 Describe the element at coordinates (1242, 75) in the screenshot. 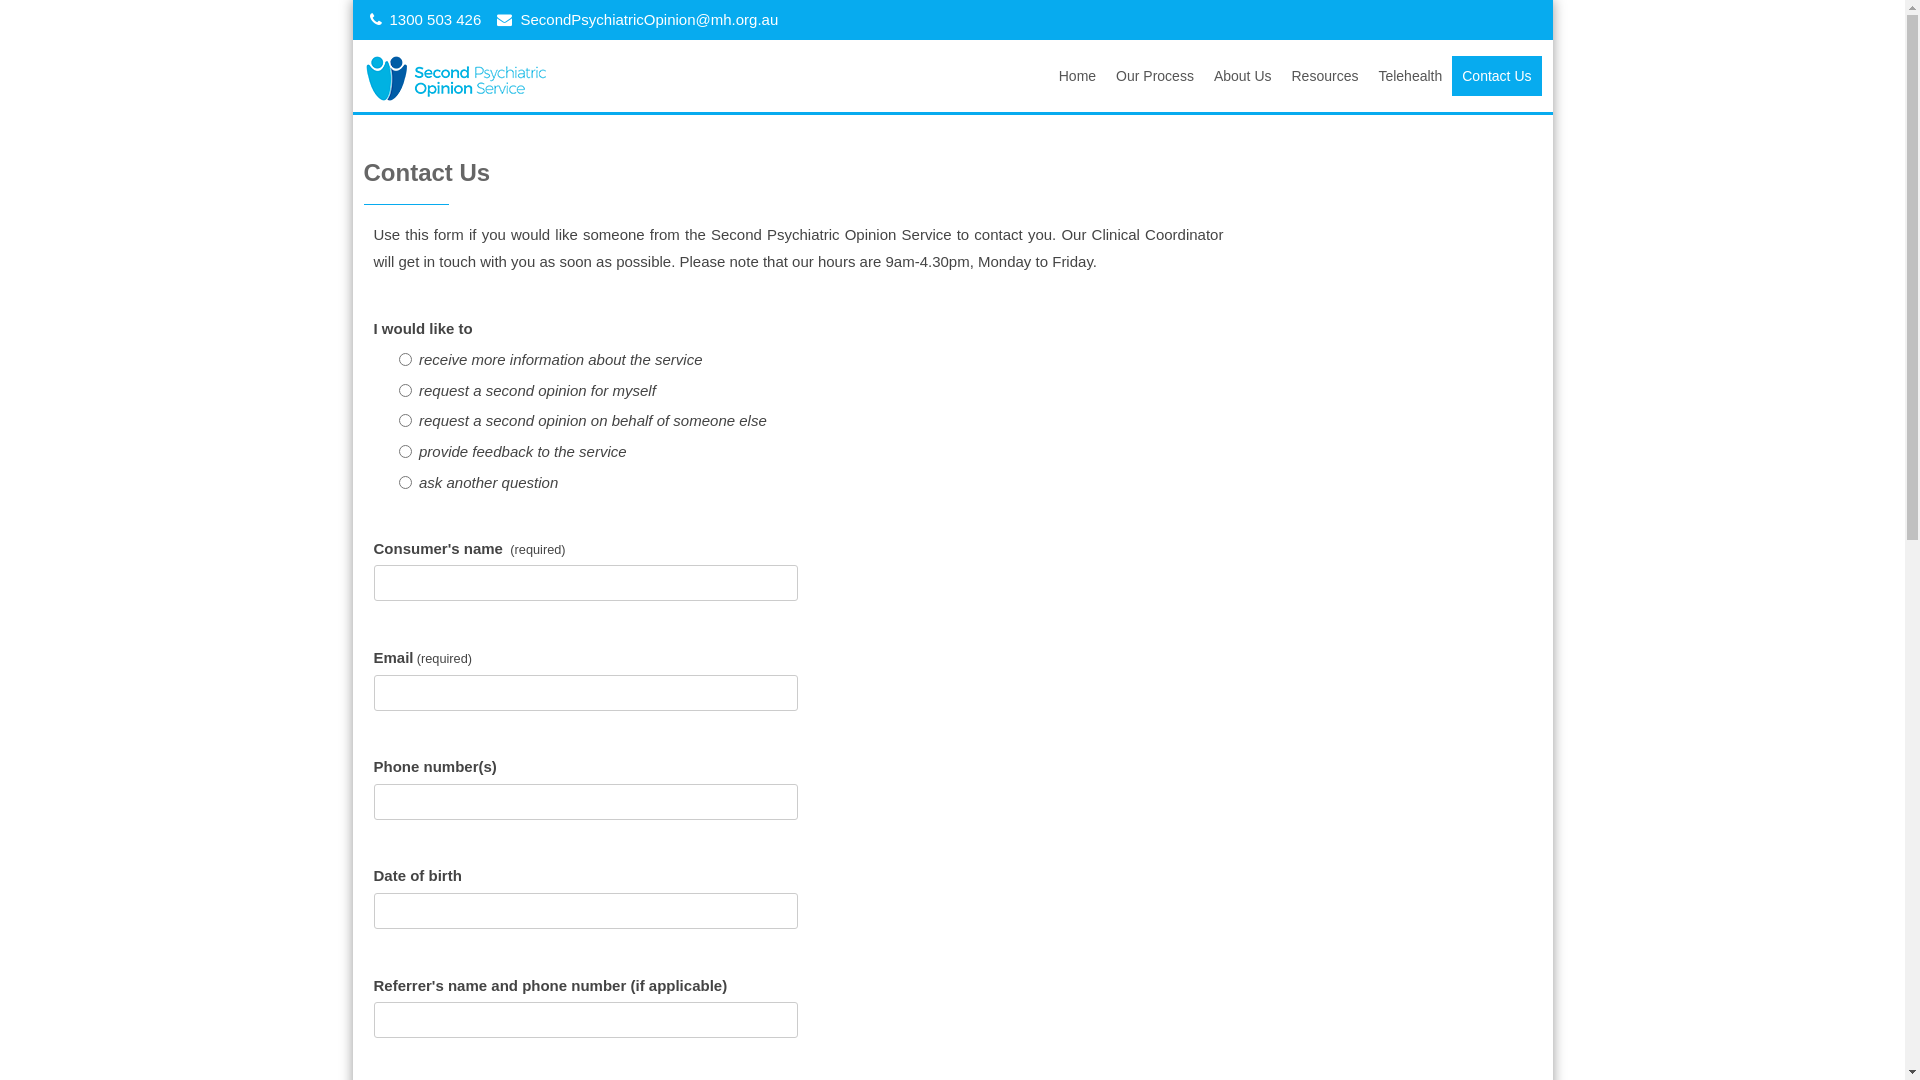

I see `'About Us'` at that location.